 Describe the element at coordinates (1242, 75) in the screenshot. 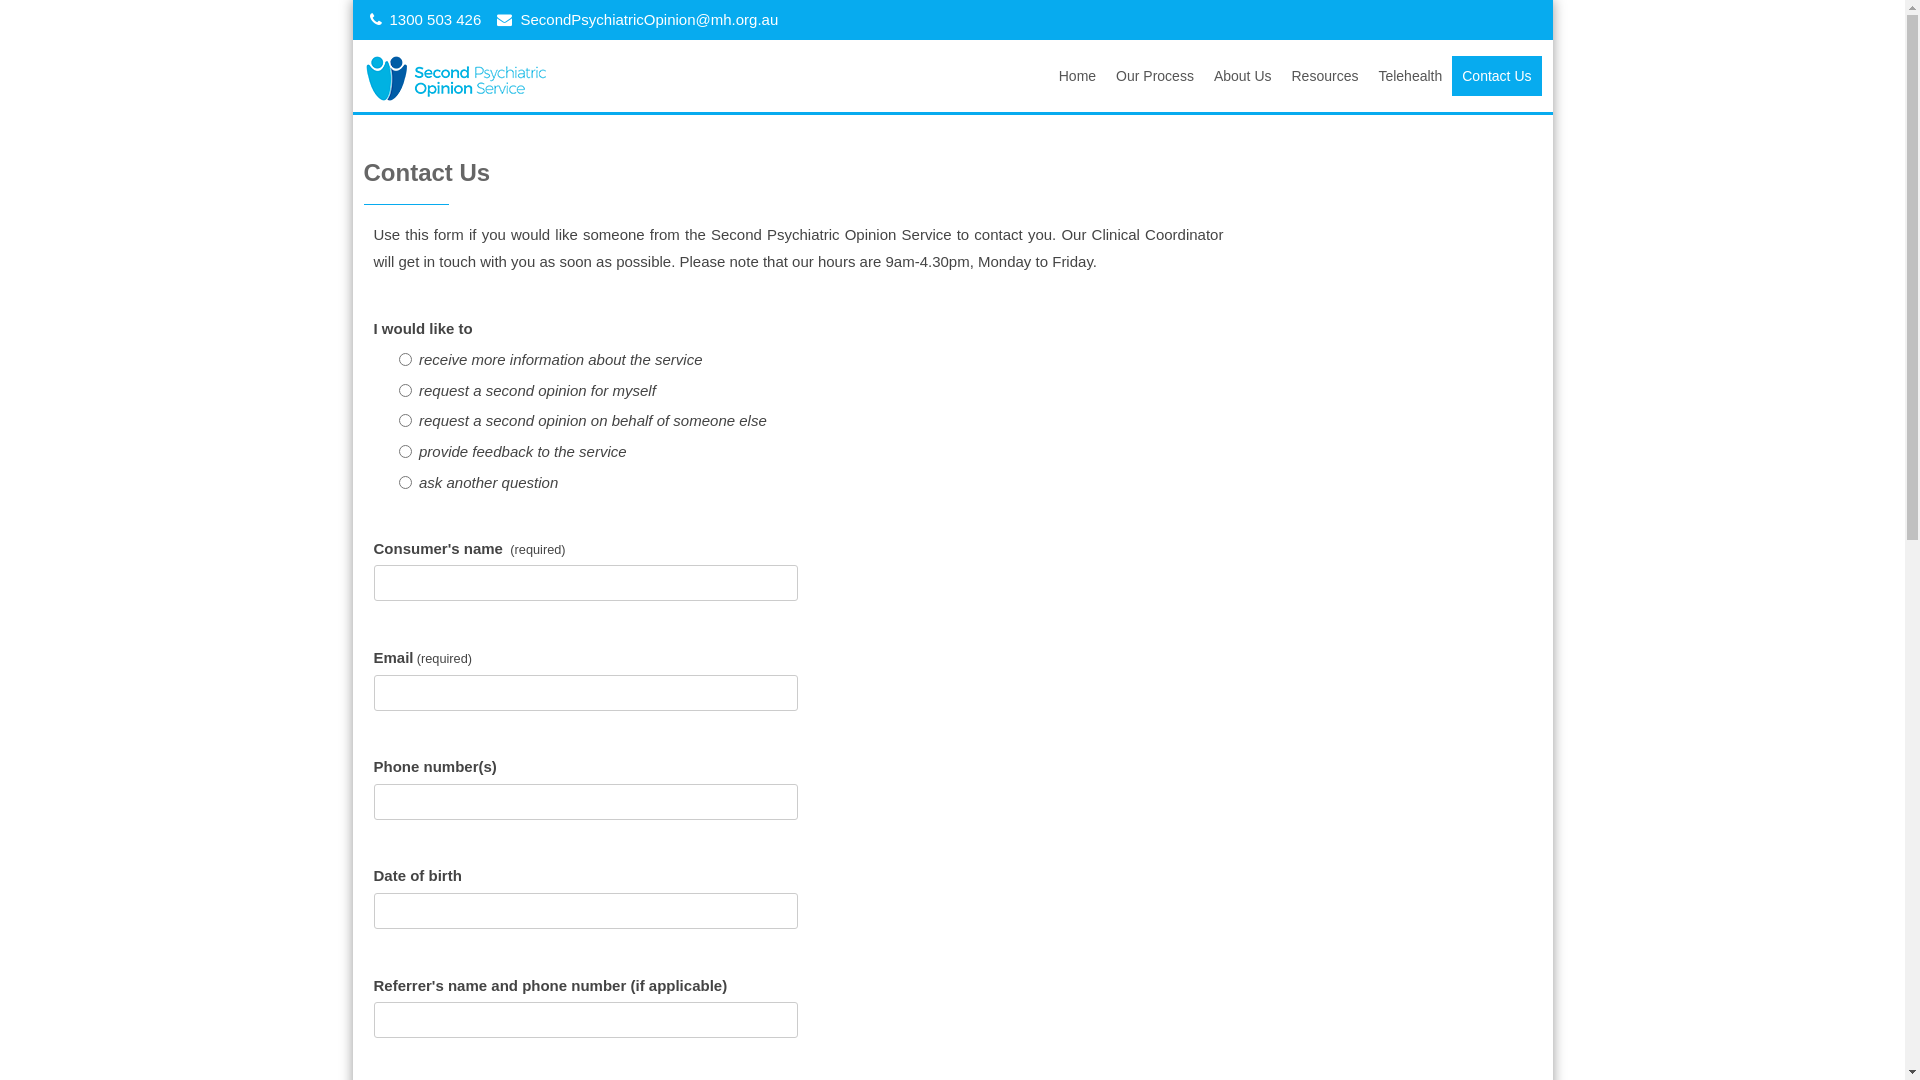

I see `'About Us'` at that location.